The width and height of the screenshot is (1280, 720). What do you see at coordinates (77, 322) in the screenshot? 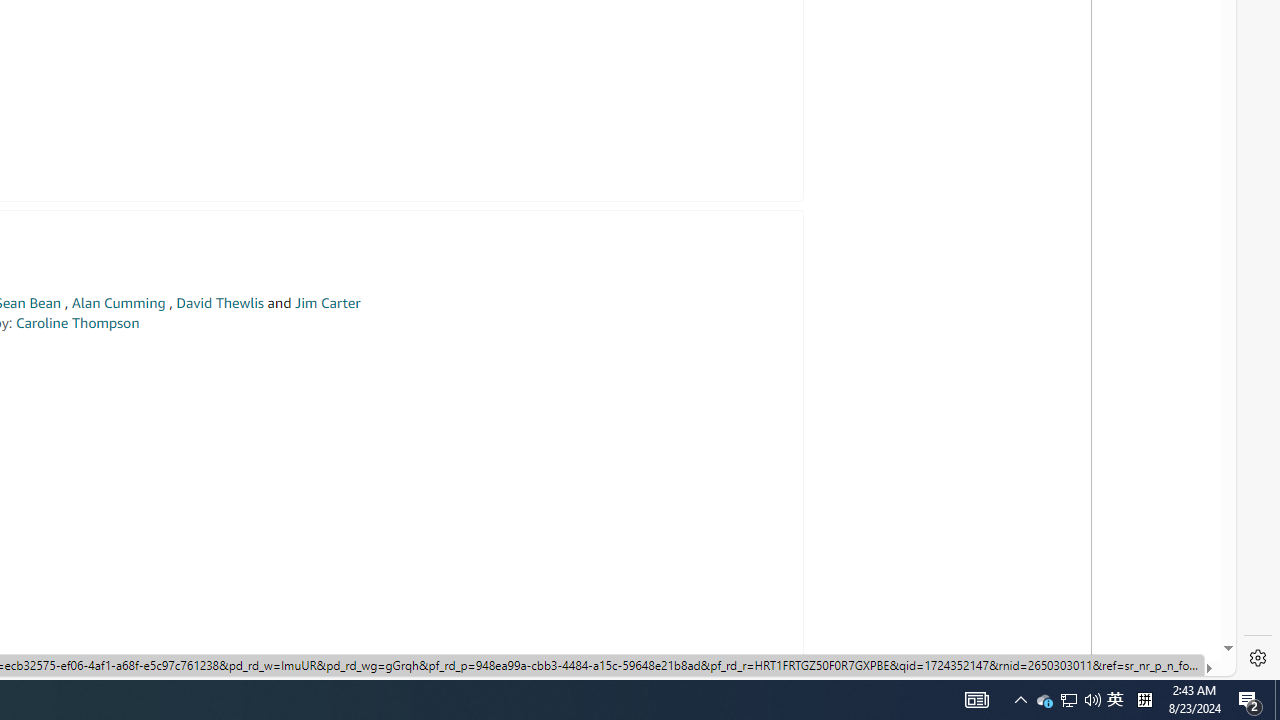
I see `'Caroline Thompson'` at bounding box center [77, 322].